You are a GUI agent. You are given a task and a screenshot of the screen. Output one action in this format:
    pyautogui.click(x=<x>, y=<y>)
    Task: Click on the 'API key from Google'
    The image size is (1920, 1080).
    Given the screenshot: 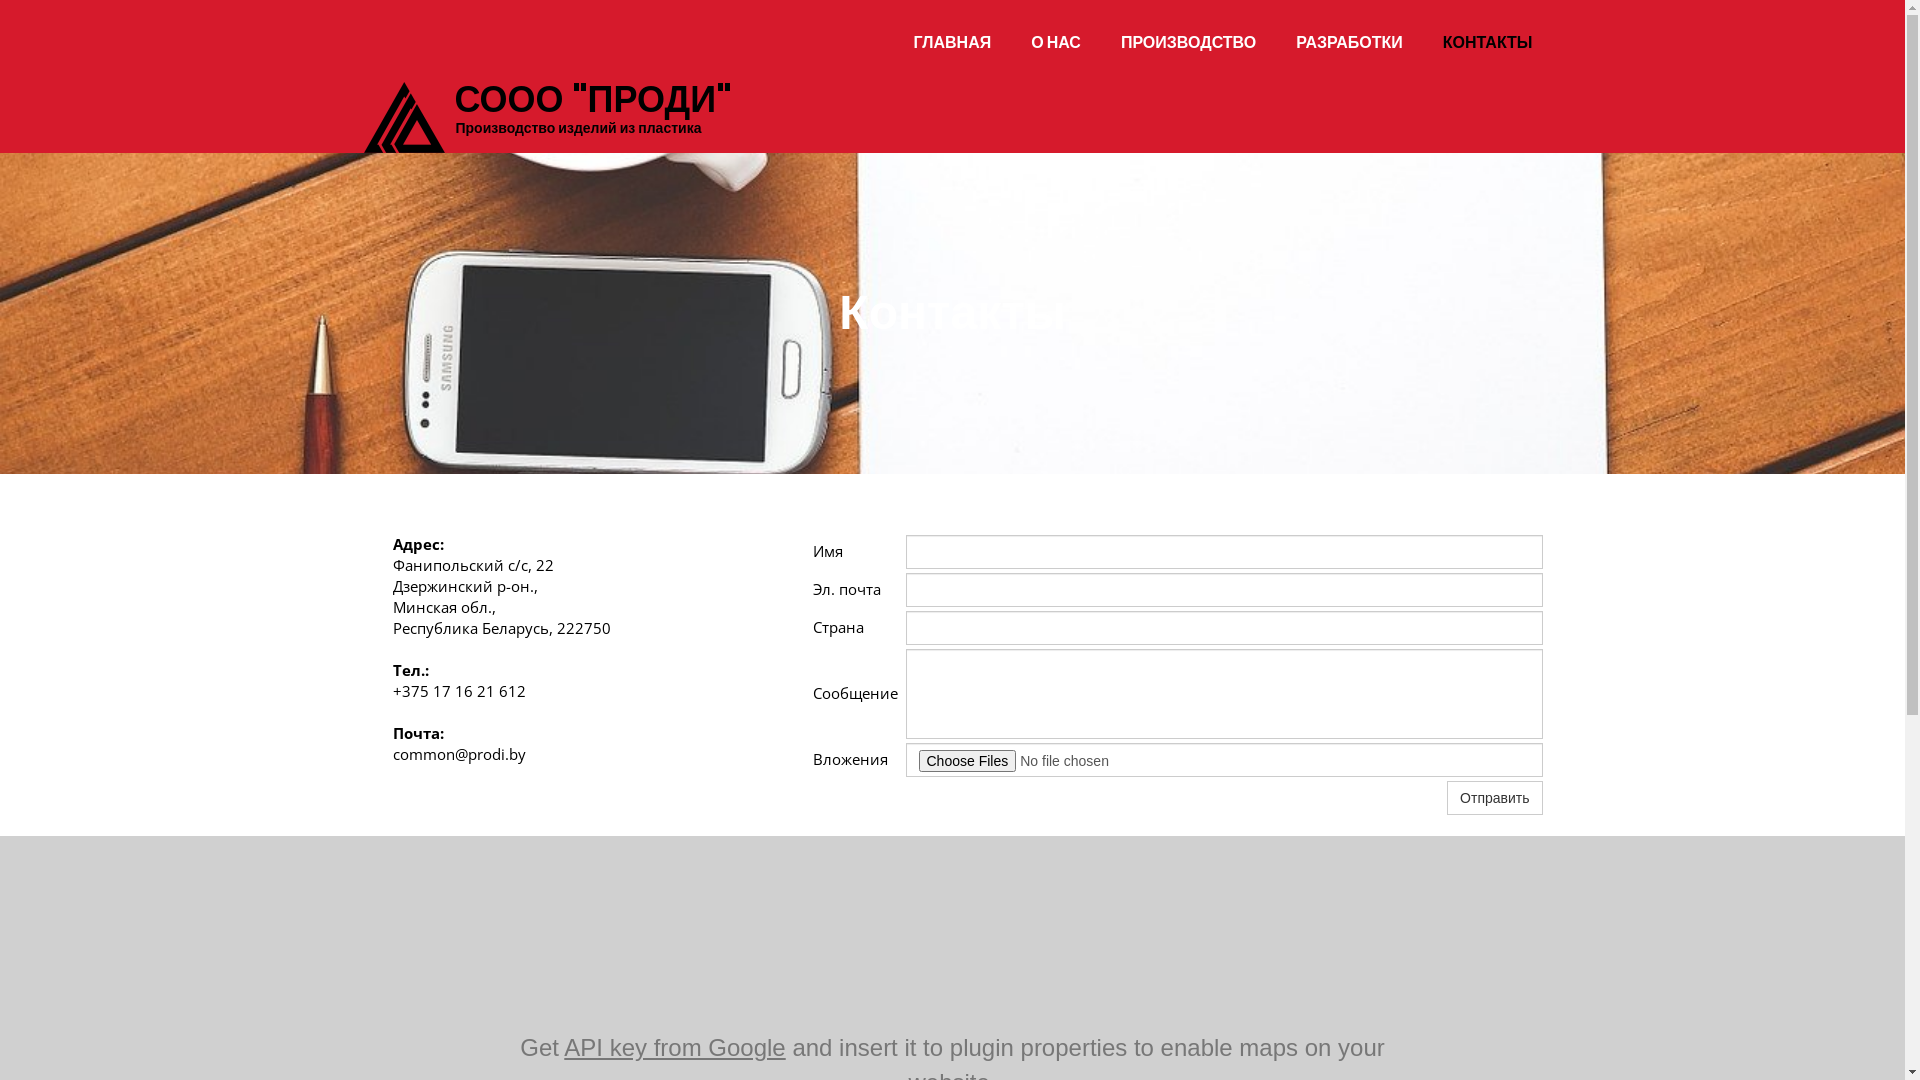 What is the action you would take?
    pyautogui.click(x=674, y=1046)
    